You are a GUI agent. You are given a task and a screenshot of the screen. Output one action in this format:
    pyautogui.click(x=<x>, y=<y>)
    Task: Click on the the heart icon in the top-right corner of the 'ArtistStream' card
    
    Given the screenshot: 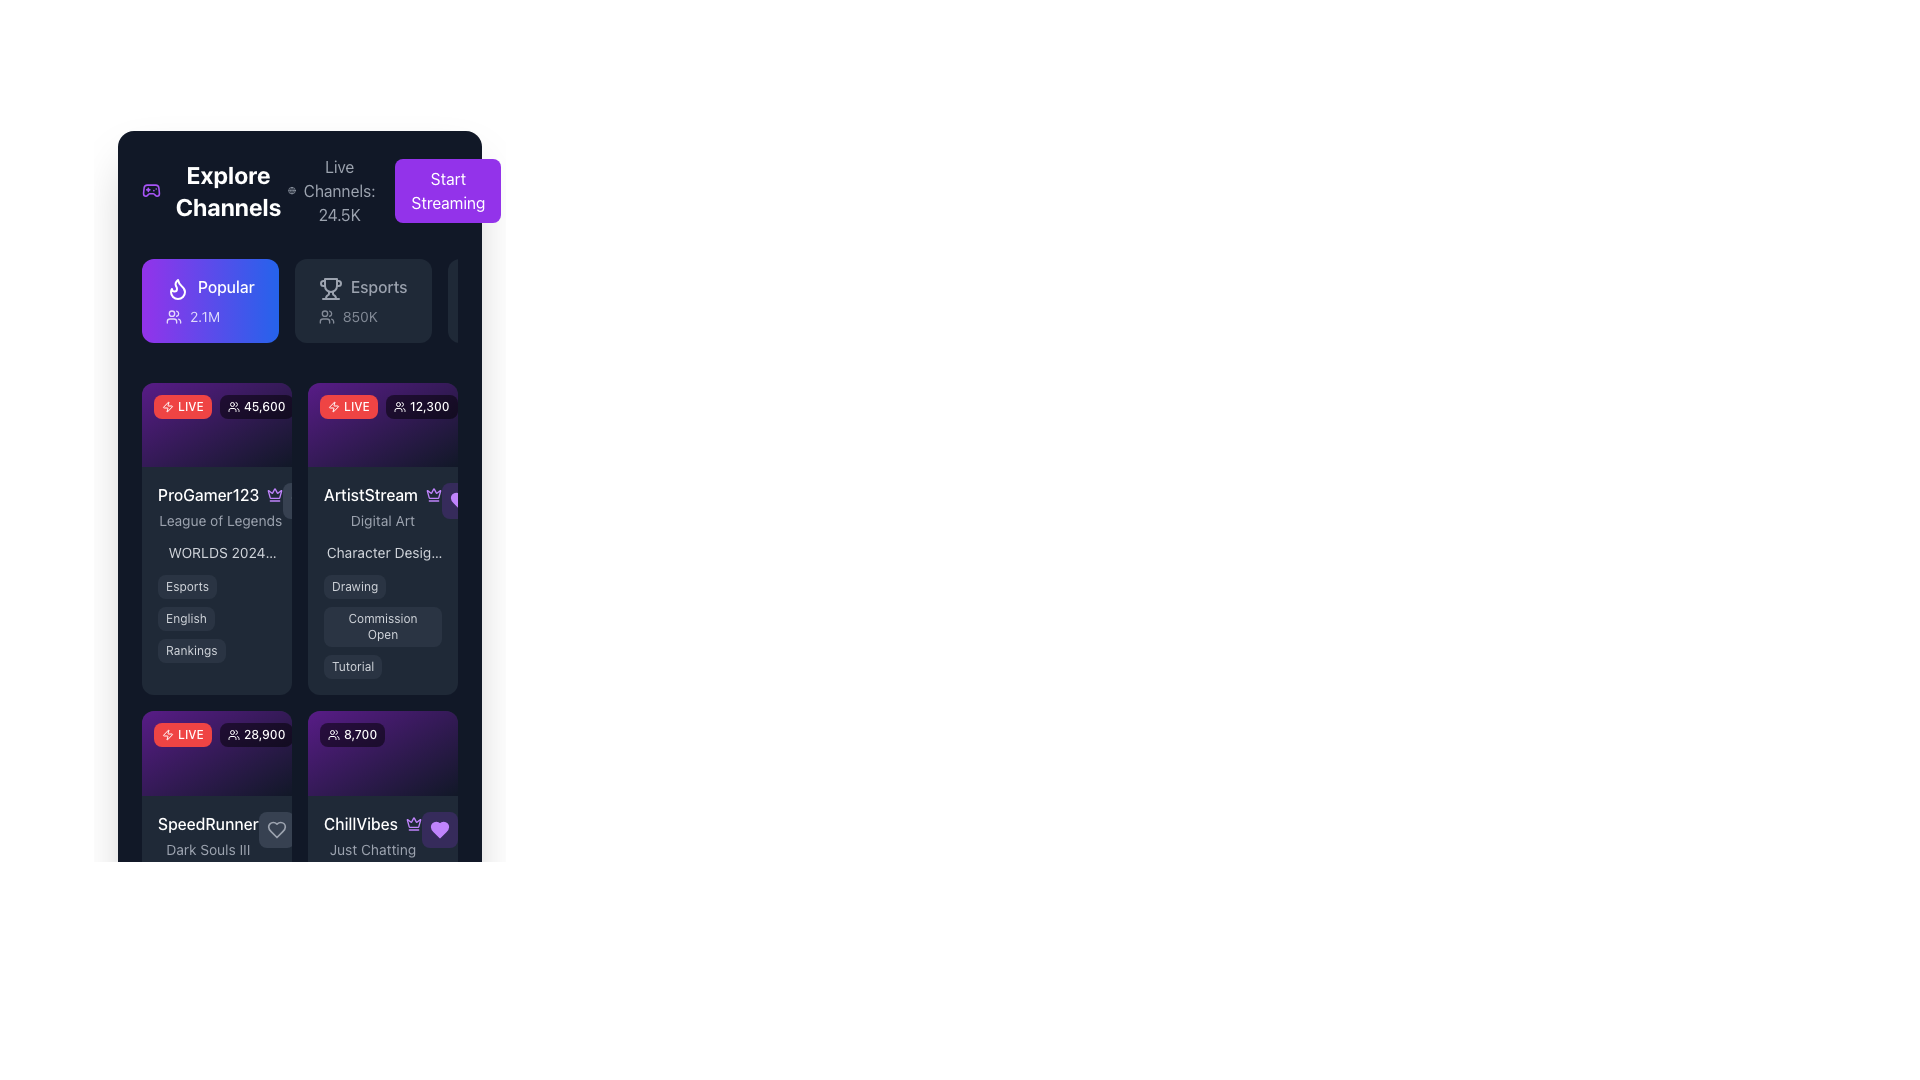 What is the action you would take?
    pyautogui.click(x=459, y=500)
    